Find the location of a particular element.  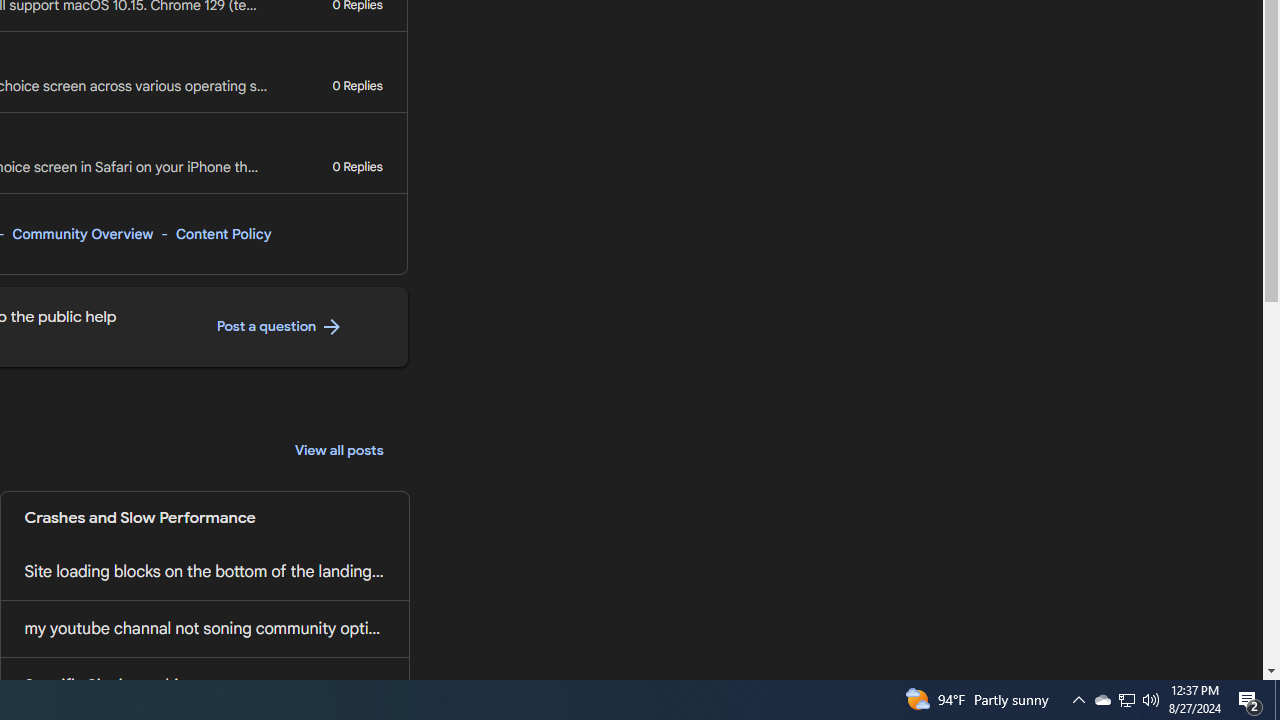

'Community Overview' is located at coordinates (81, 233).